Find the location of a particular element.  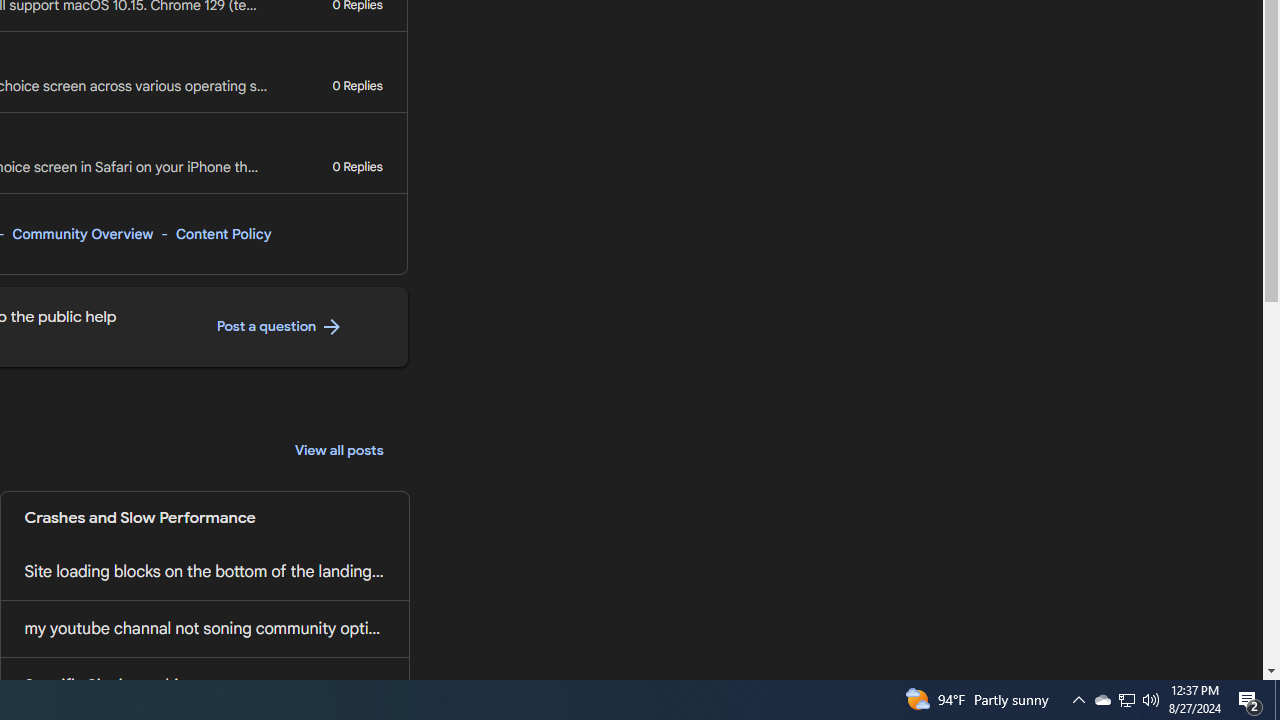

'Community Overview' is located at coordinates (81, 233).